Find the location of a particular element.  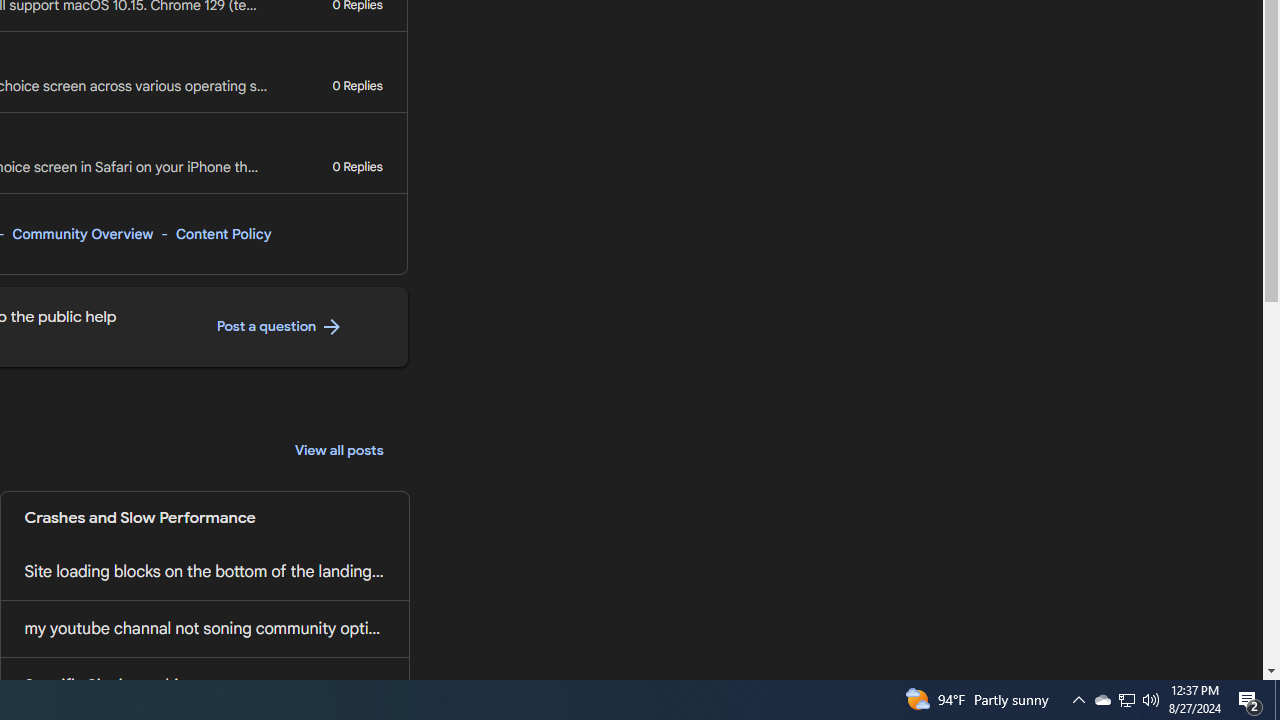

'Community Overview' is located at coordinates (81, 233).